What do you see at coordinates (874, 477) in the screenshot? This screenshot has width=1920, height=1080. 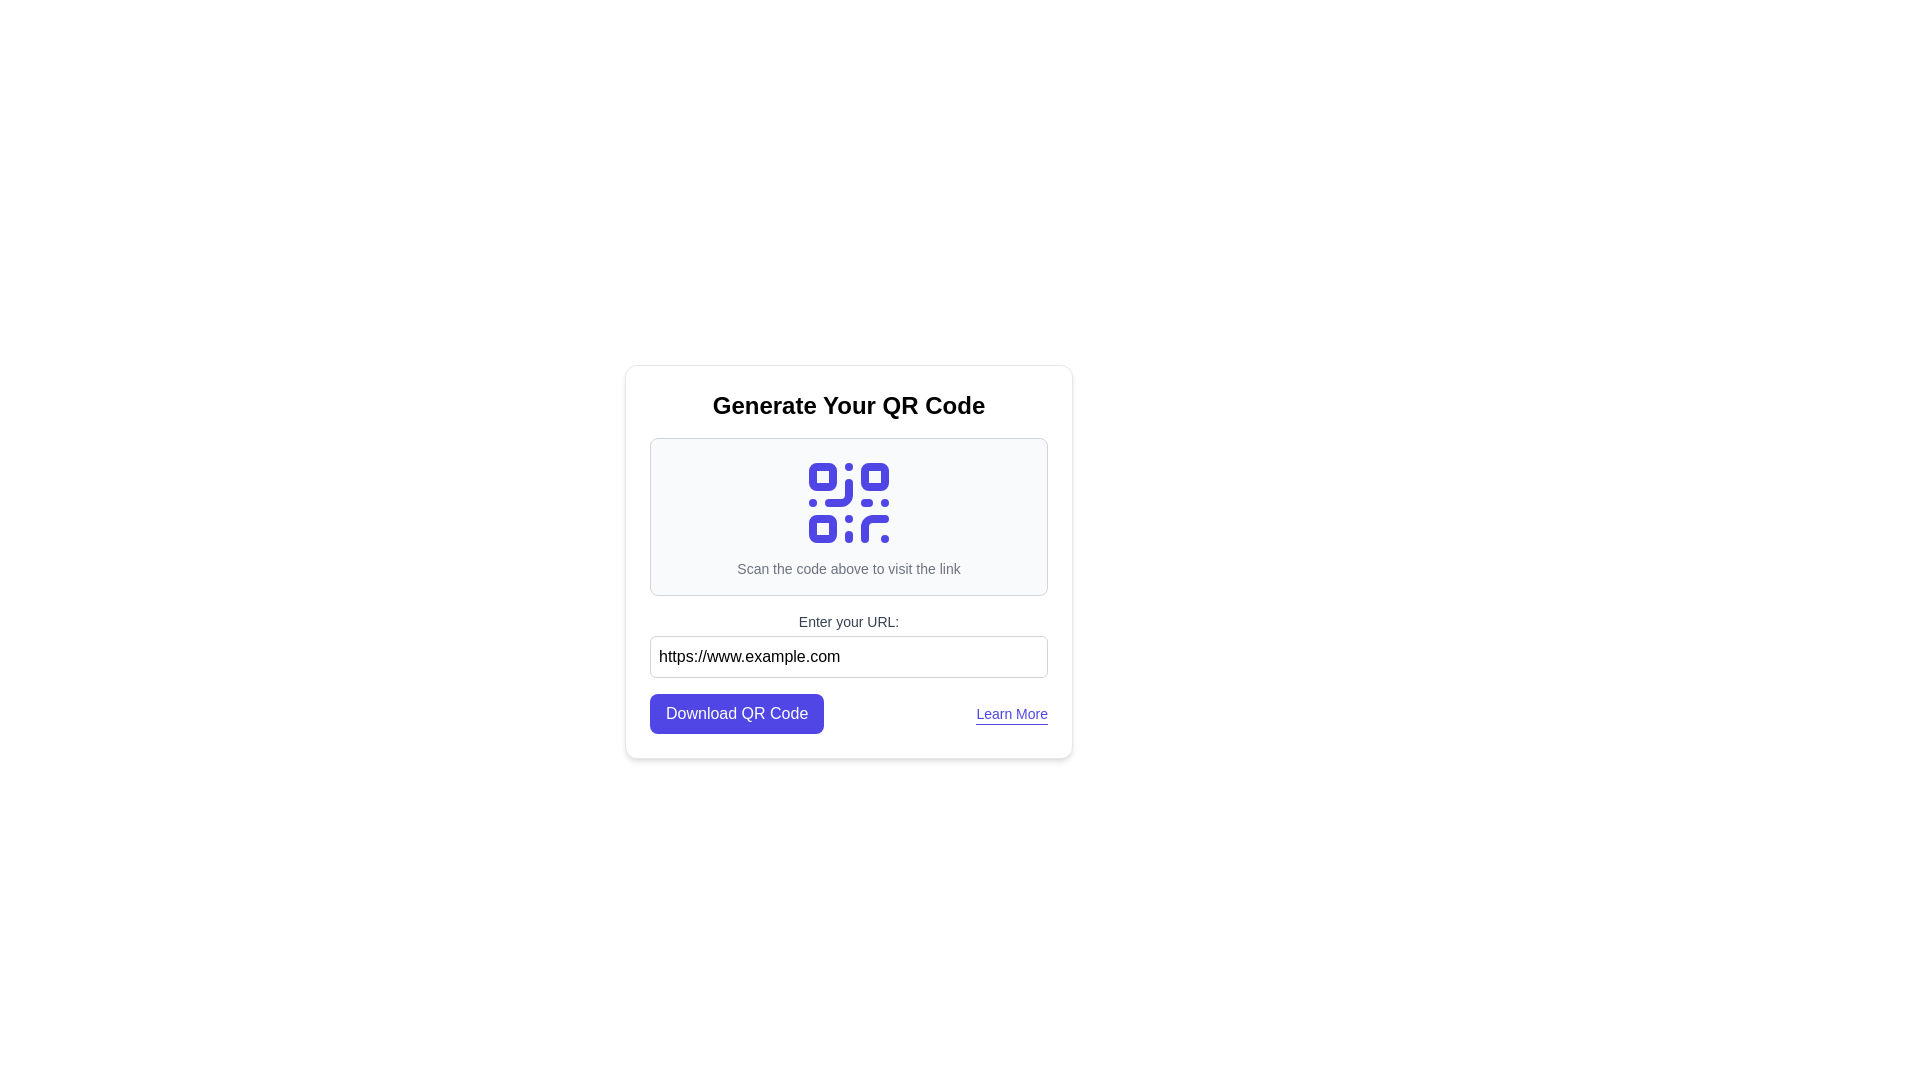 I see `the second square node of the QR code icon, located near the top-right corner of the icon` at bounding box center [874, 477].